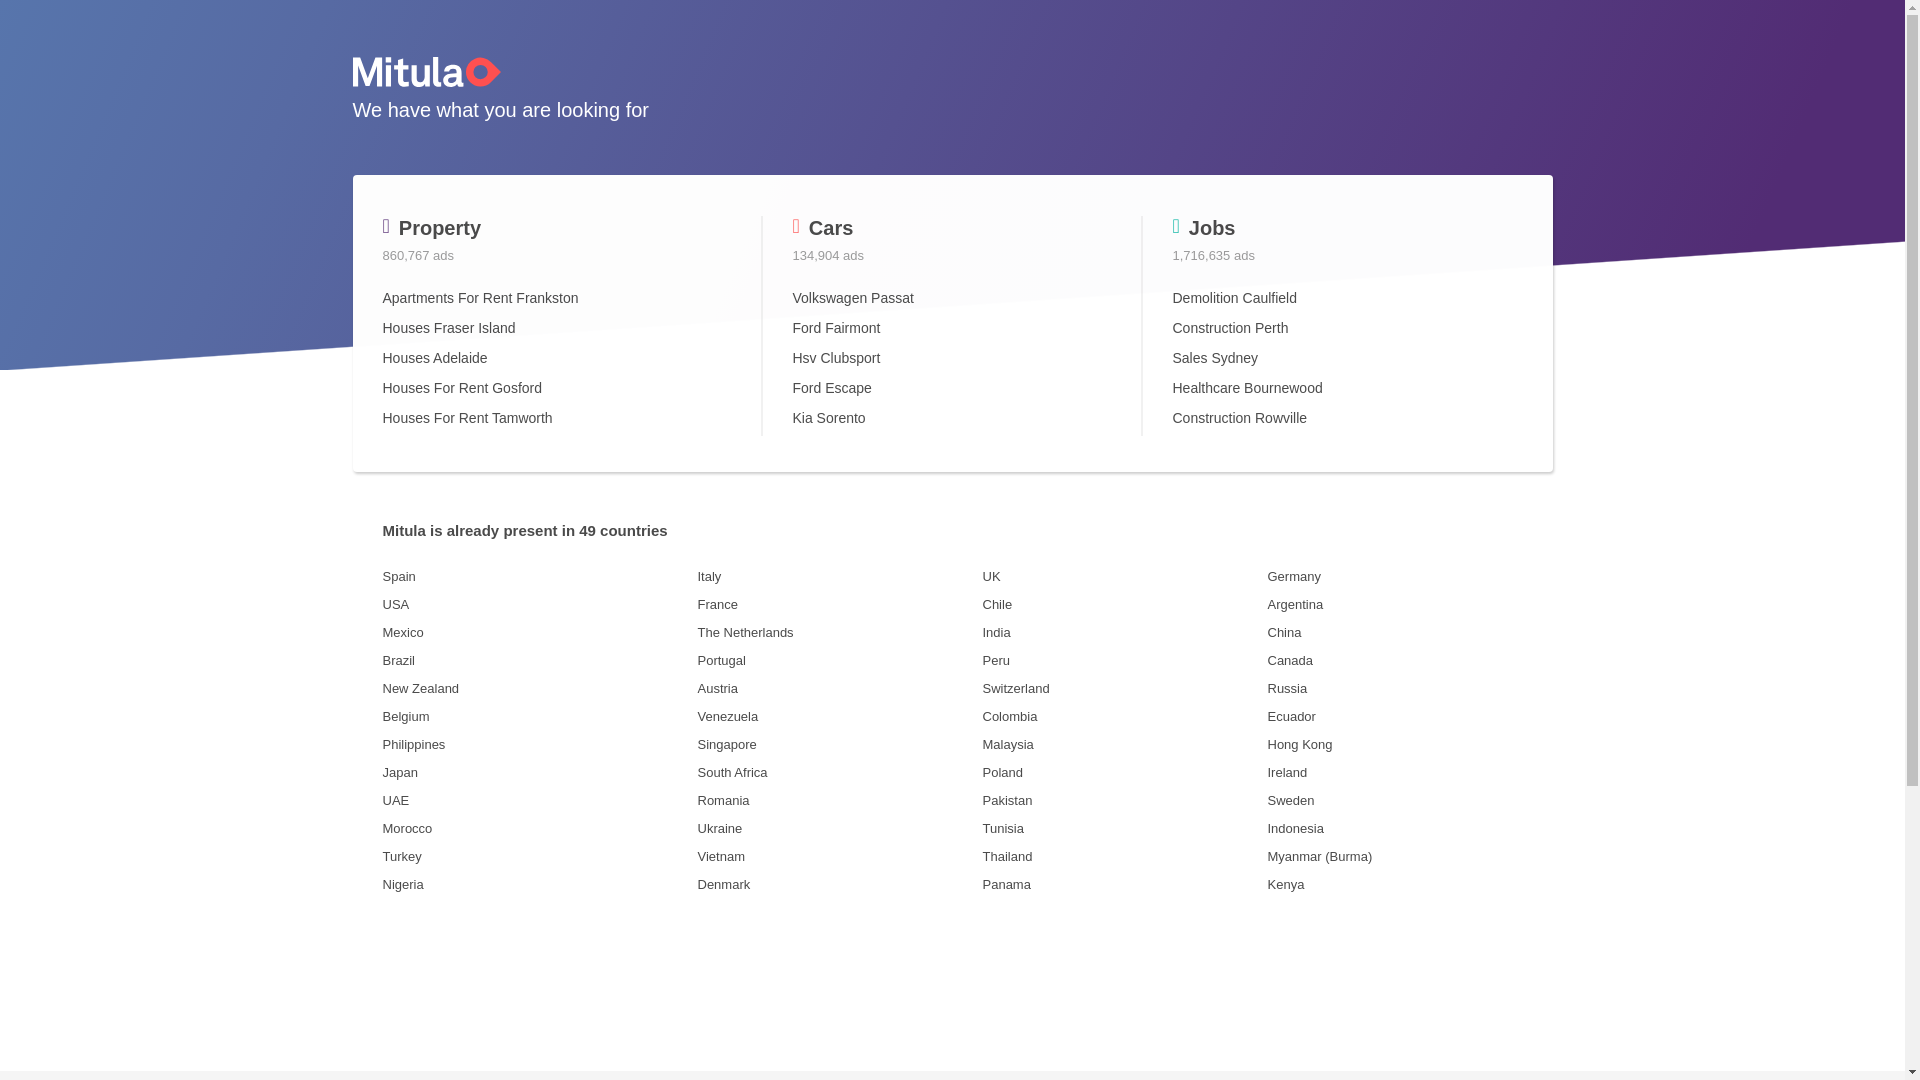 This screenshot has width=1920, height=1080. I want to click on 'Hsv Clubsport', so click(835, 357).